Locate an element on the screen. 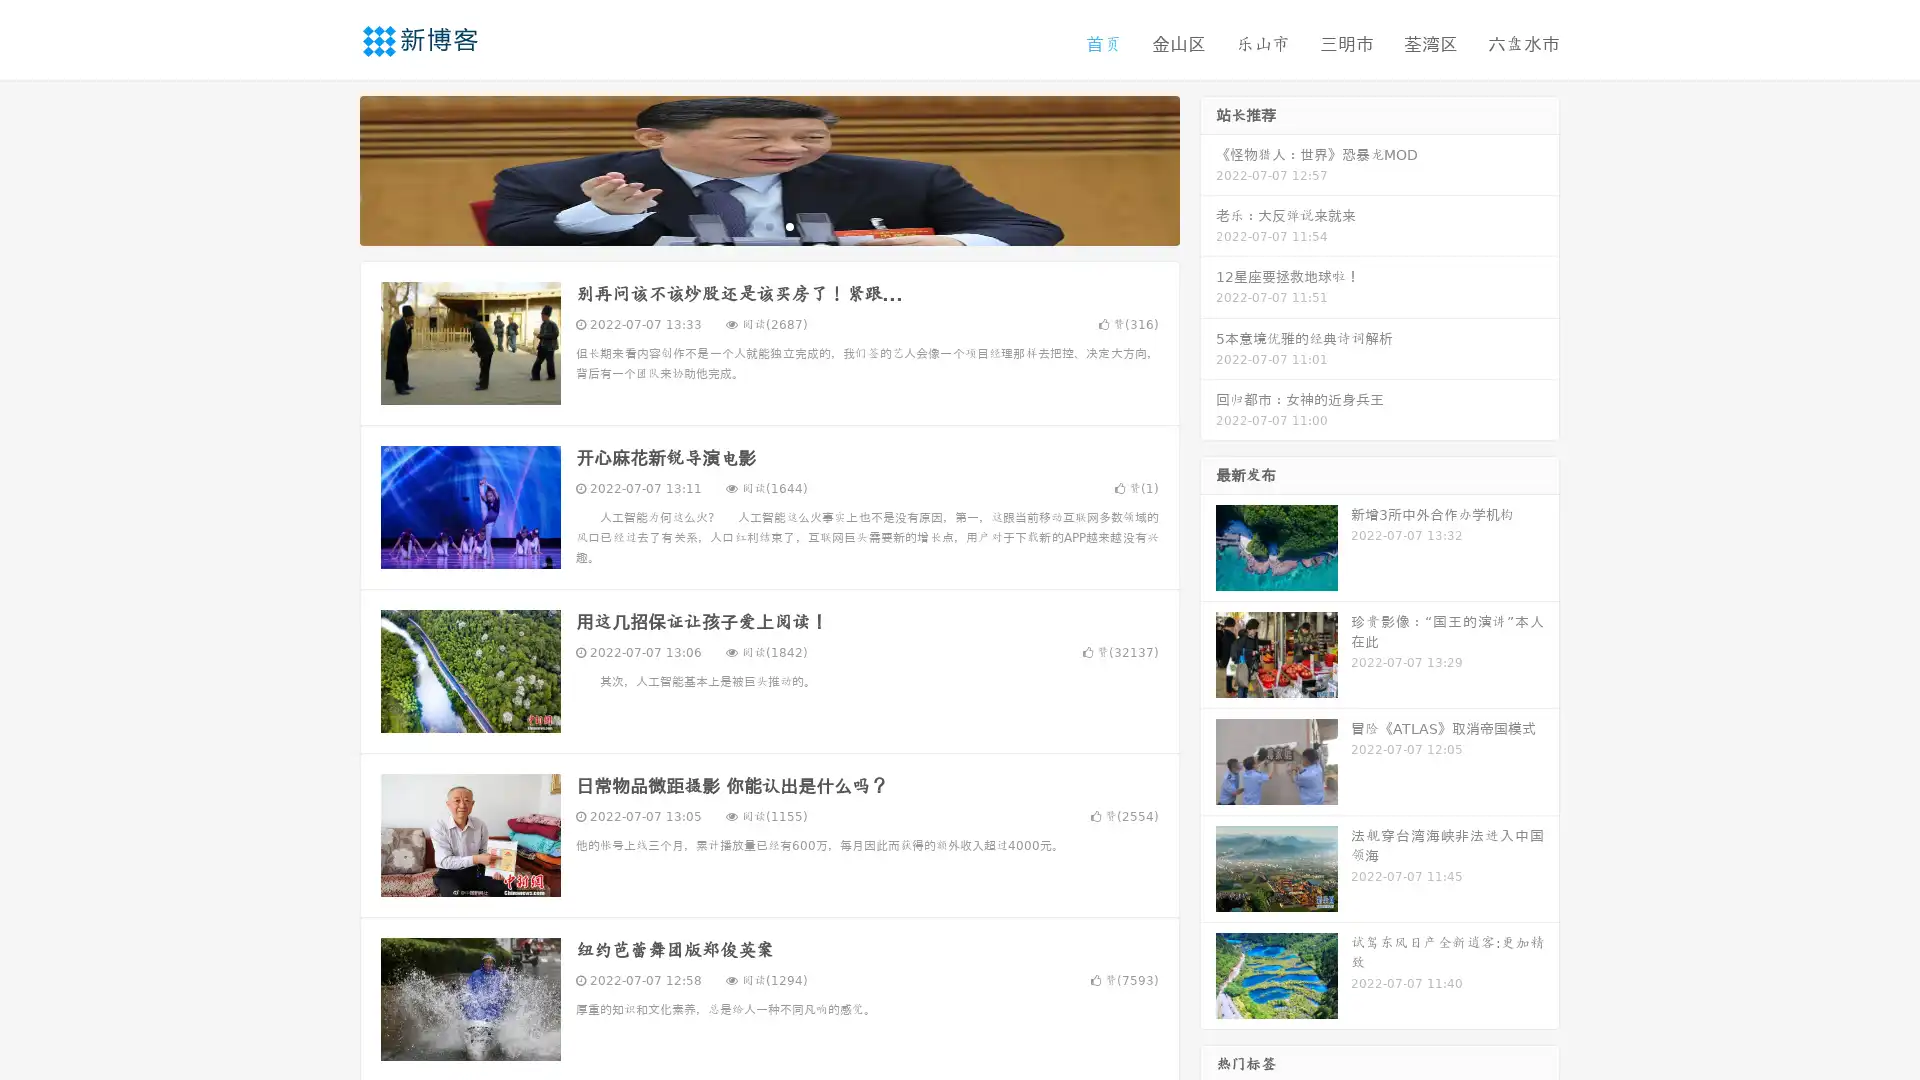  Go to slide 3 is located at coordinates (789, 225).